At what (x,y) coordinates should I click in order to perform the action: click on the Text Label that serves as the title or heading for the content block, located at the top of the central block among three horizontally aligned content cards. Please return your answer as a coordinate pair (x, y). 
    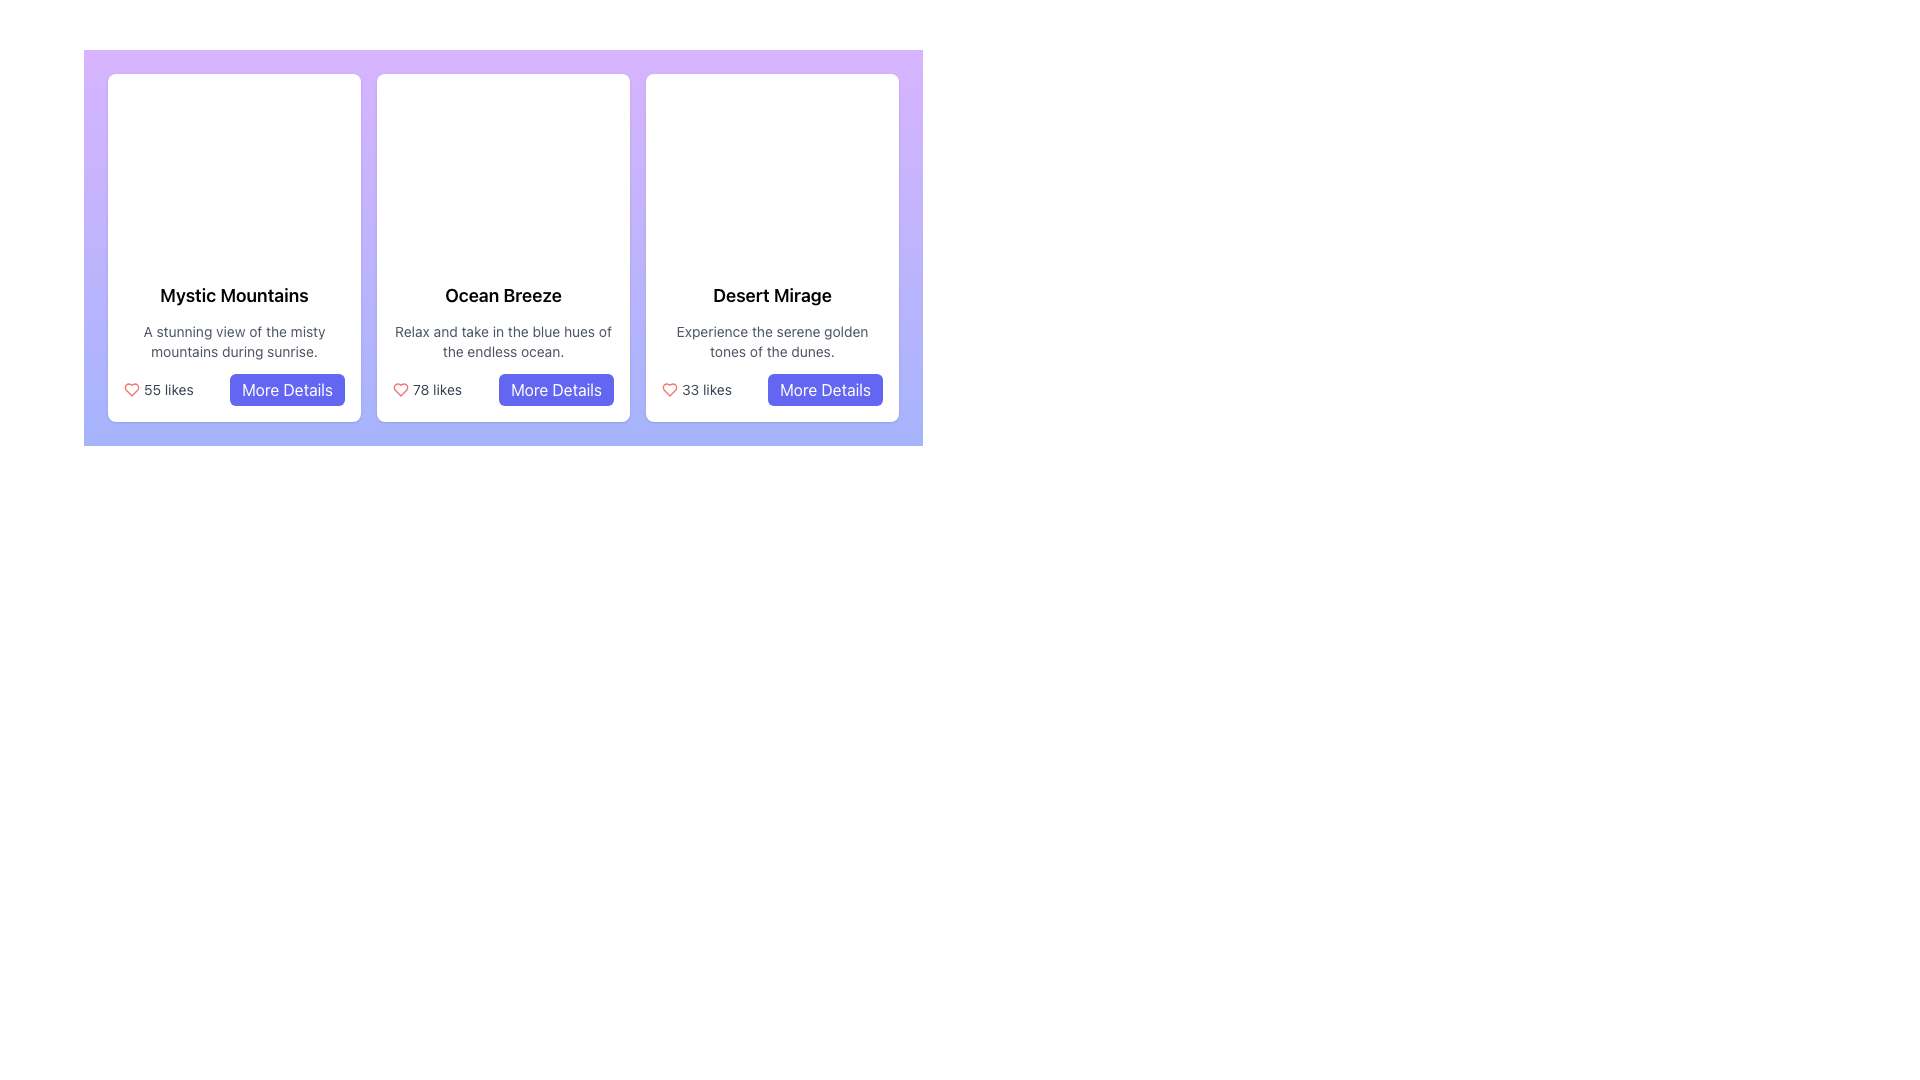
    Looking at the image, I should click on (503, 296).